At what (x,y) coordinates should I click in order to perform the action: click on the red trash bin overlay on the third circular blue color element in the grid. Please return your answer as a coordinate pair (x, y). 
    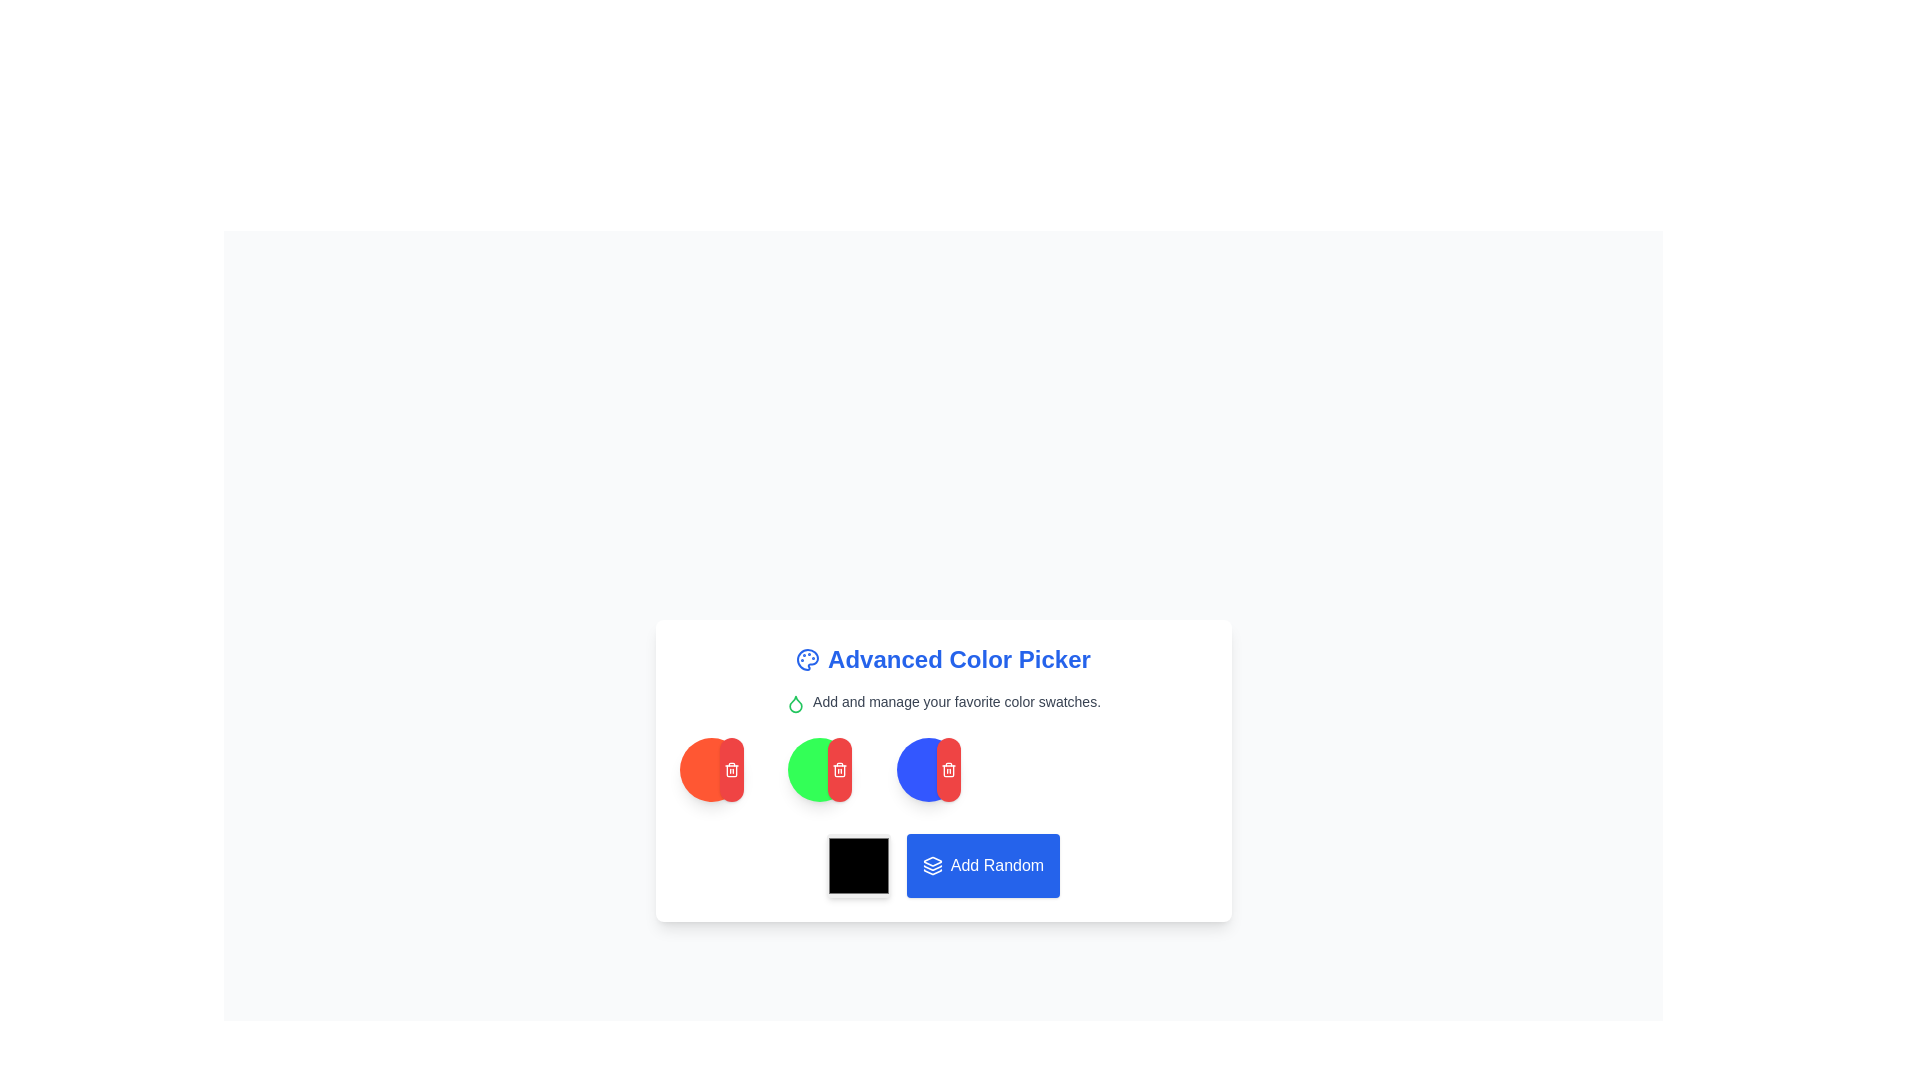
    Looking at the image, I should click on (928, 768).